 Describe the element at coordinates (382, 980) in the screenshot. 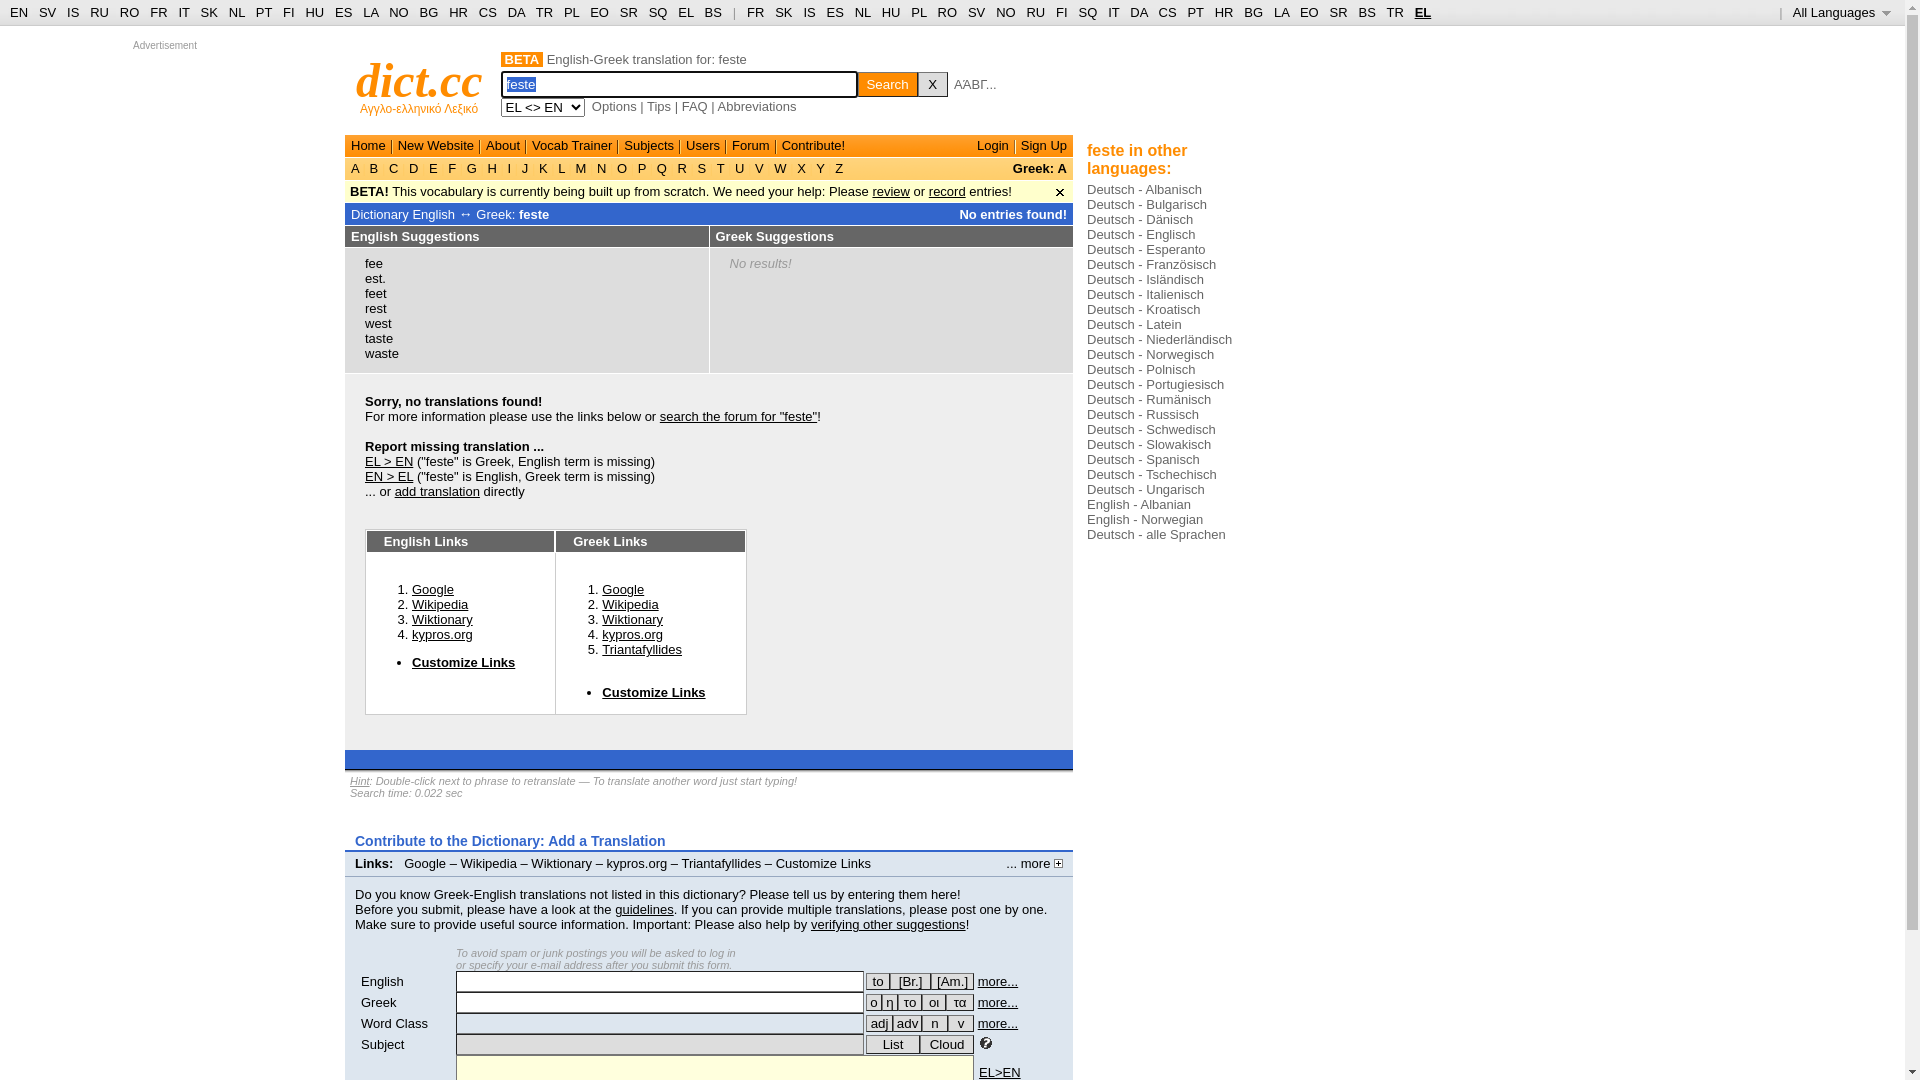

I see `'English'` at that location.